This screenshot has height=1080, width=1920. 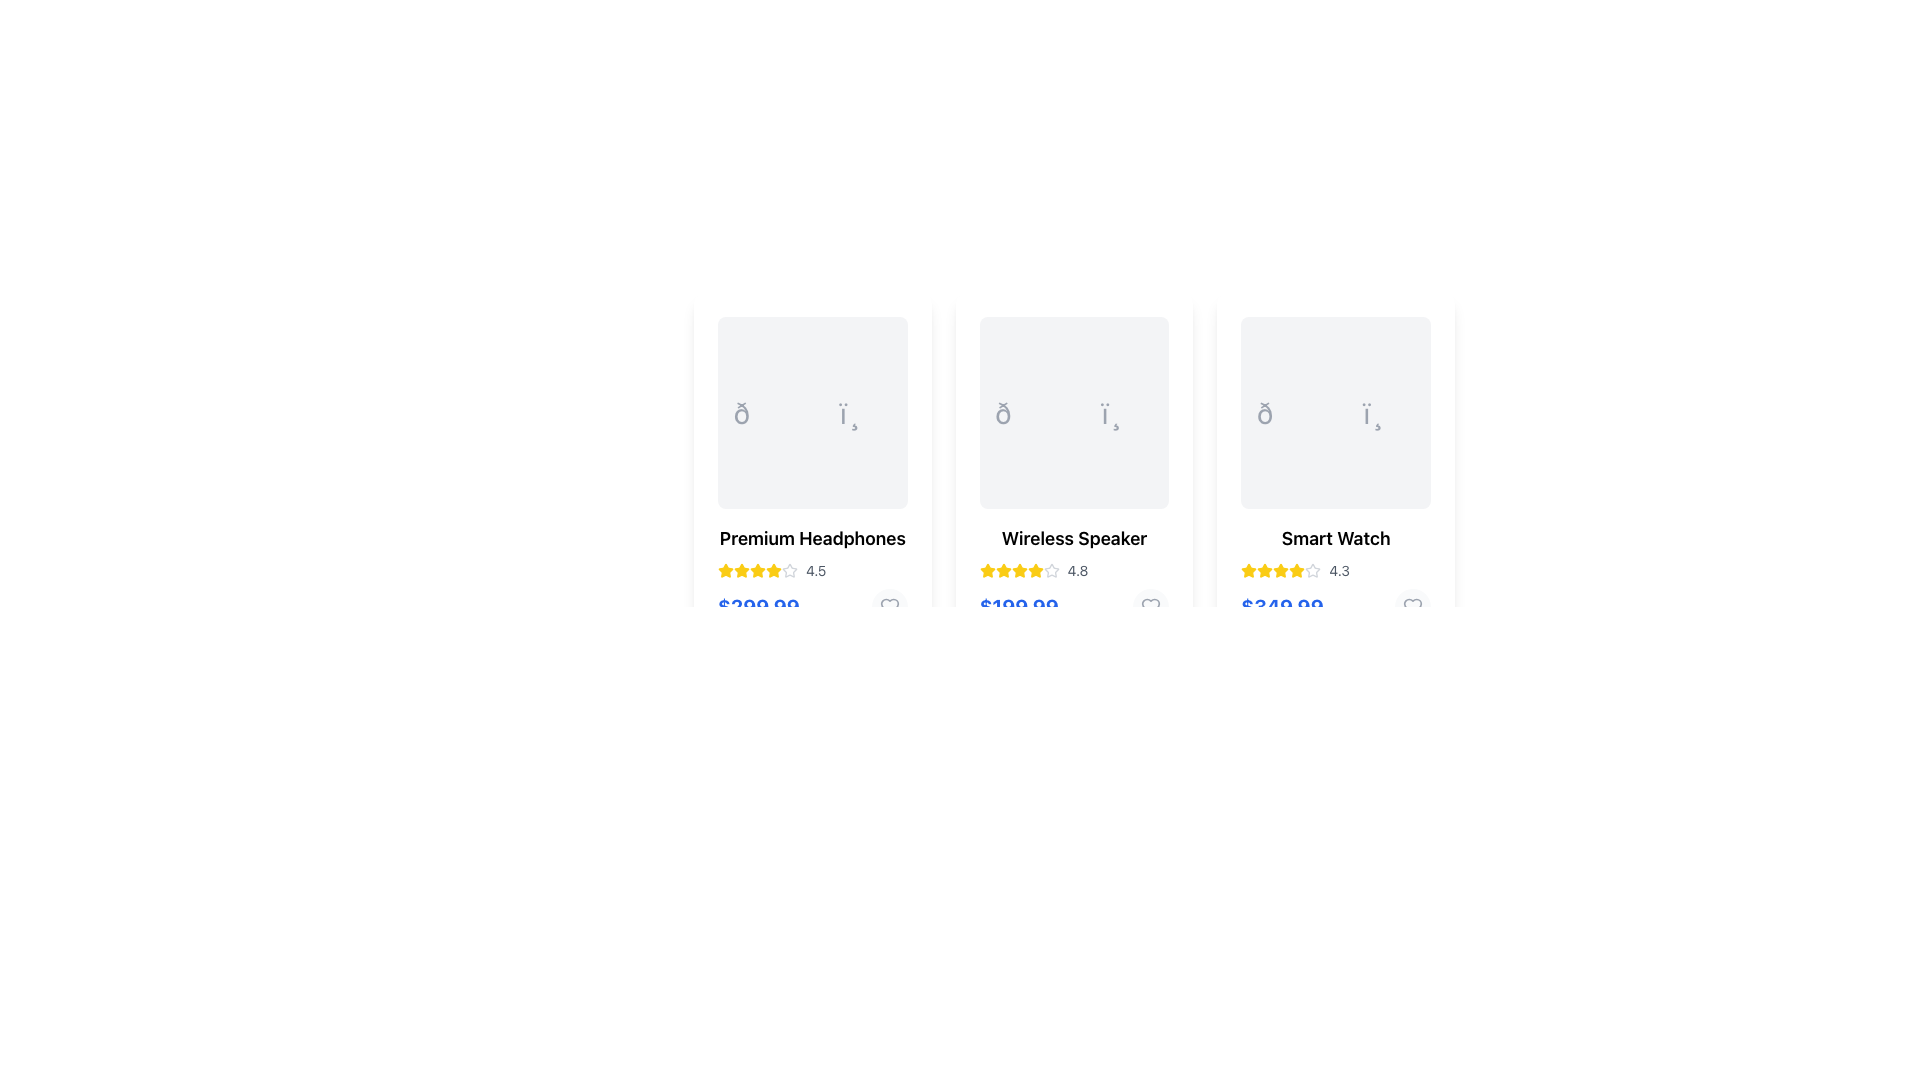 What do you see at coordinates (1264, 570) in the screenshot?
I see `the yellow star-shaped icon representing the rating feature located above the '4.3' rating text in the 'Smart Watch' card` at bounding box center [1264, 570].